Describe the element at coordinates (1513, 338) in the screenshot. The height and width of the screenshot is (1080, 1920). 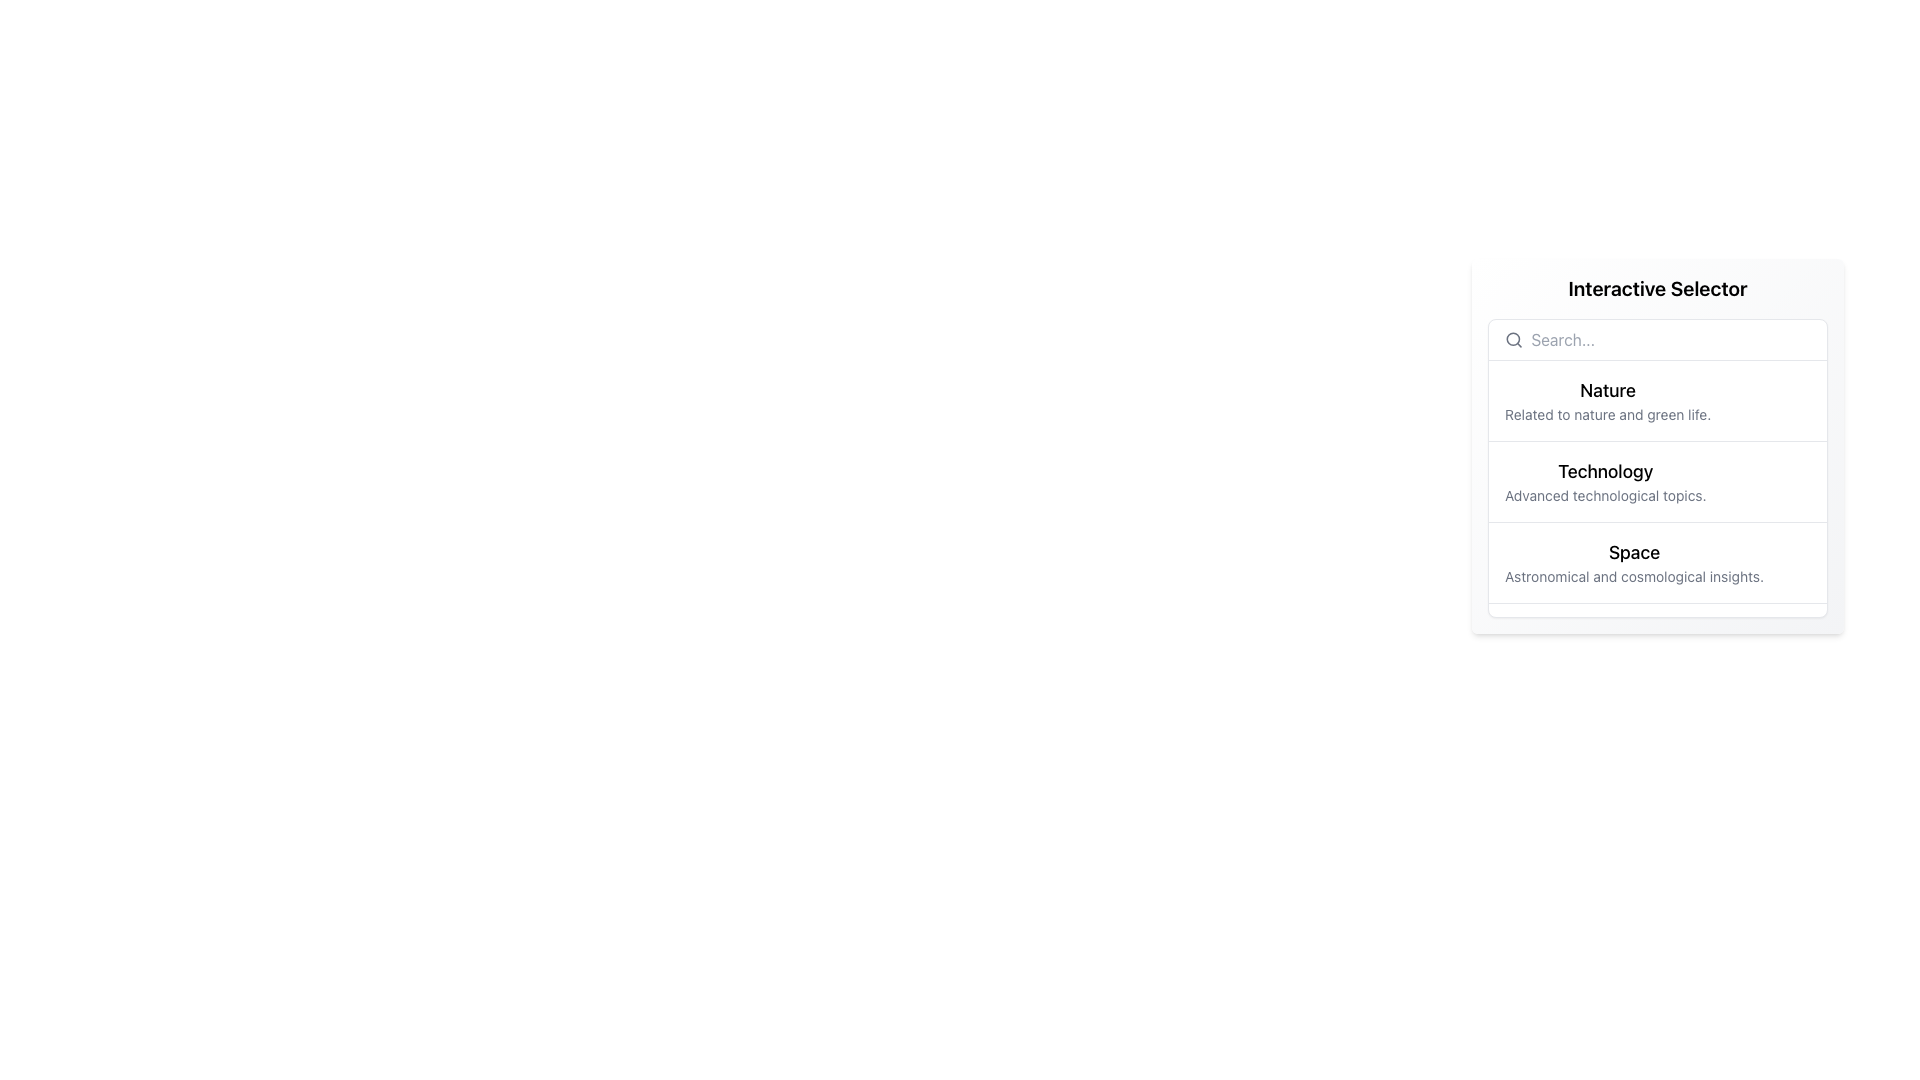
I see `the circular portion of the magnifying glass icon located on the left side of the search bar within the interactive selector panel` at that location.